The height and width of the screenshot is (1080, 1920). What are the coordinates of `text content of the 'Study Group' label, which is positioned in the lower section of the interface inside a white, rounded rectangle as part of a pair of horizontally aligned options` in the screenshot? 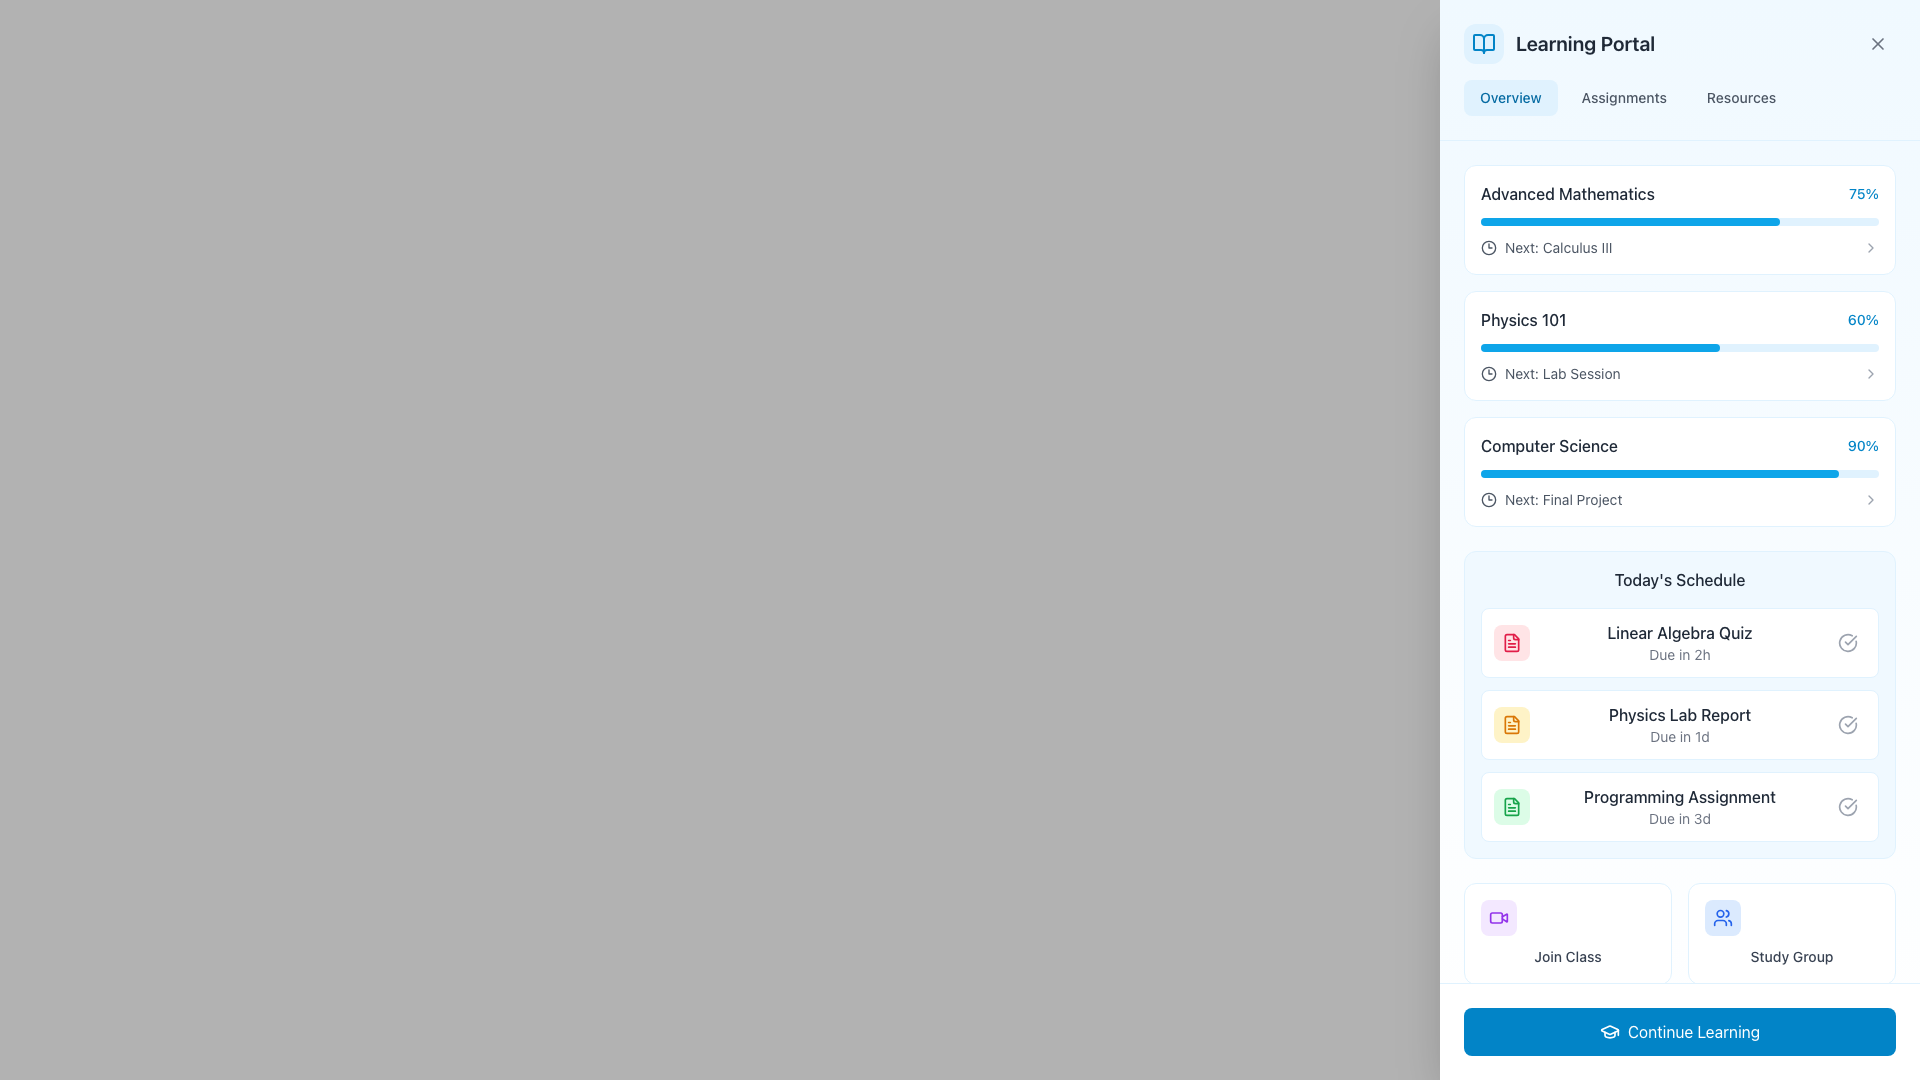 It's located at (1791, 955).